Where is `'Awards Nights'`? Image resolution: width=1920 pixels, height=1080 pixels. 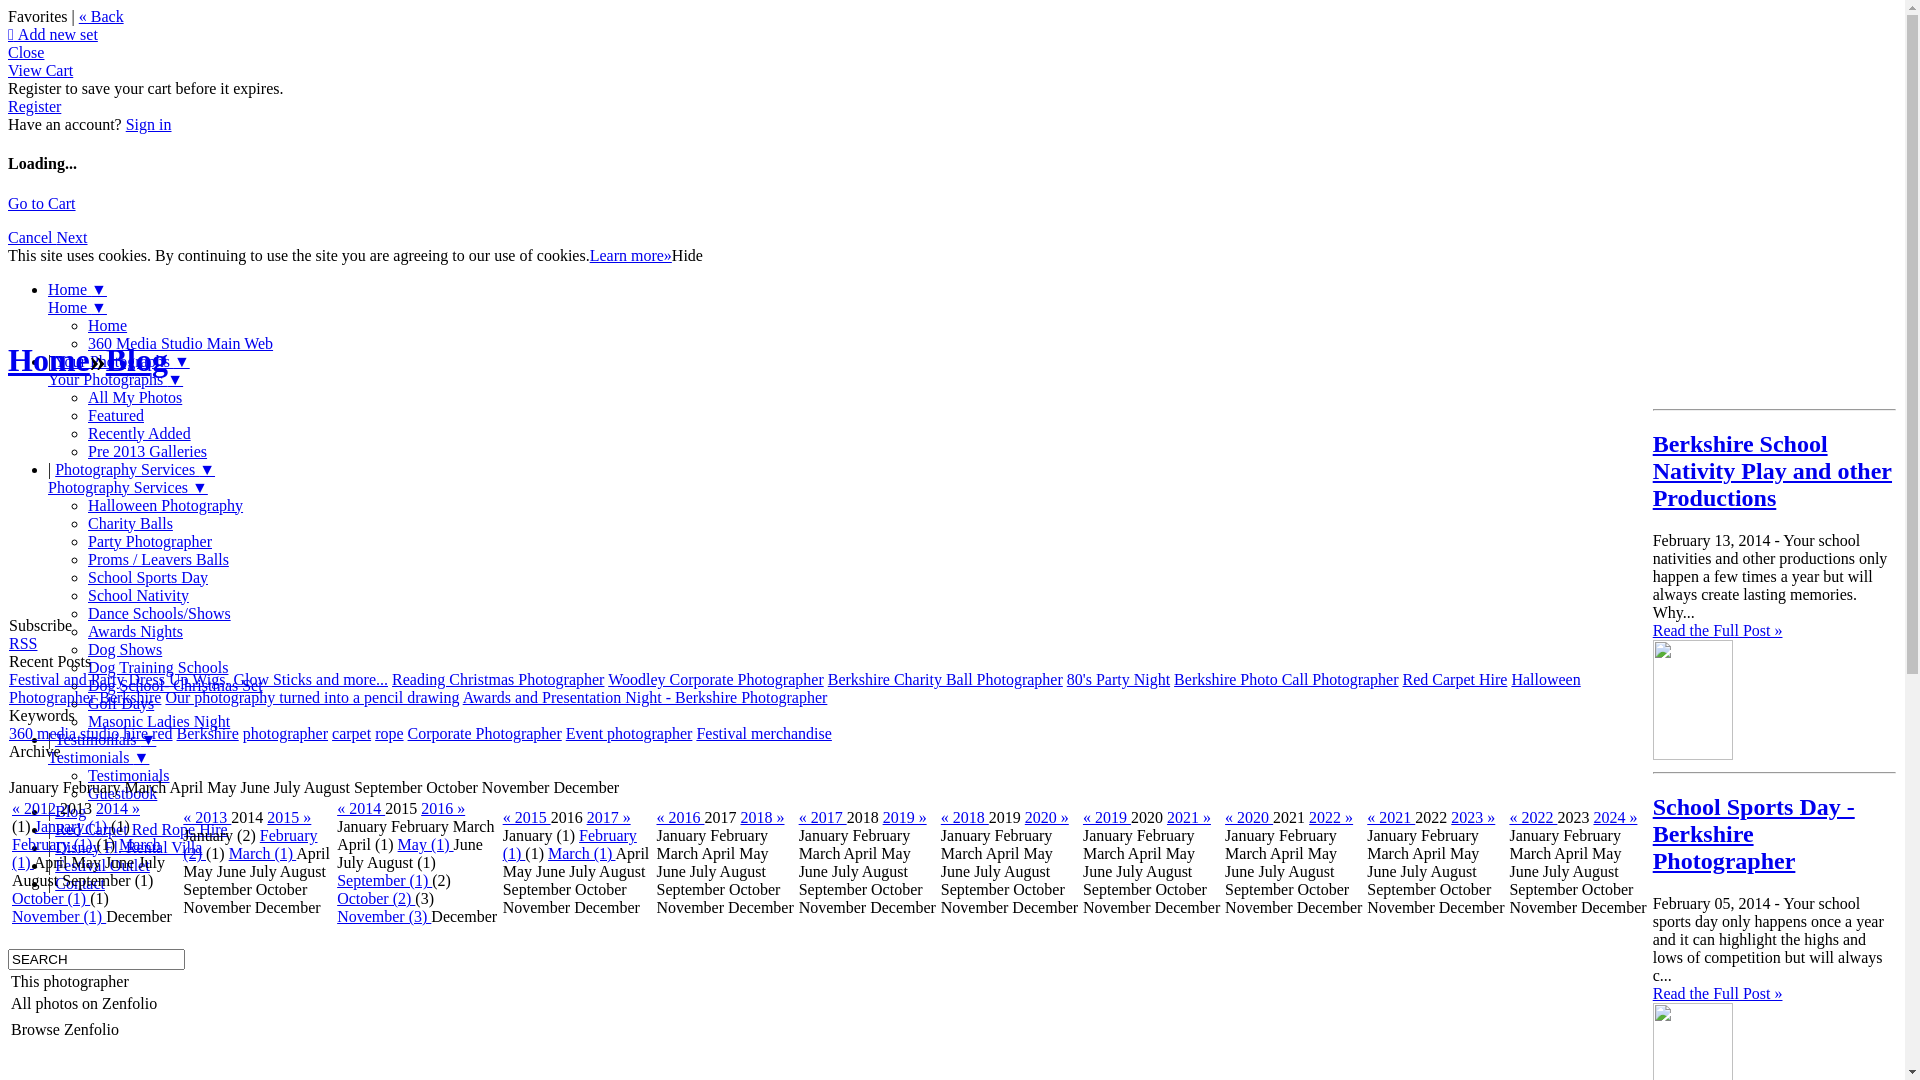 'Awards Nights' is located at coordinates (134, 631).